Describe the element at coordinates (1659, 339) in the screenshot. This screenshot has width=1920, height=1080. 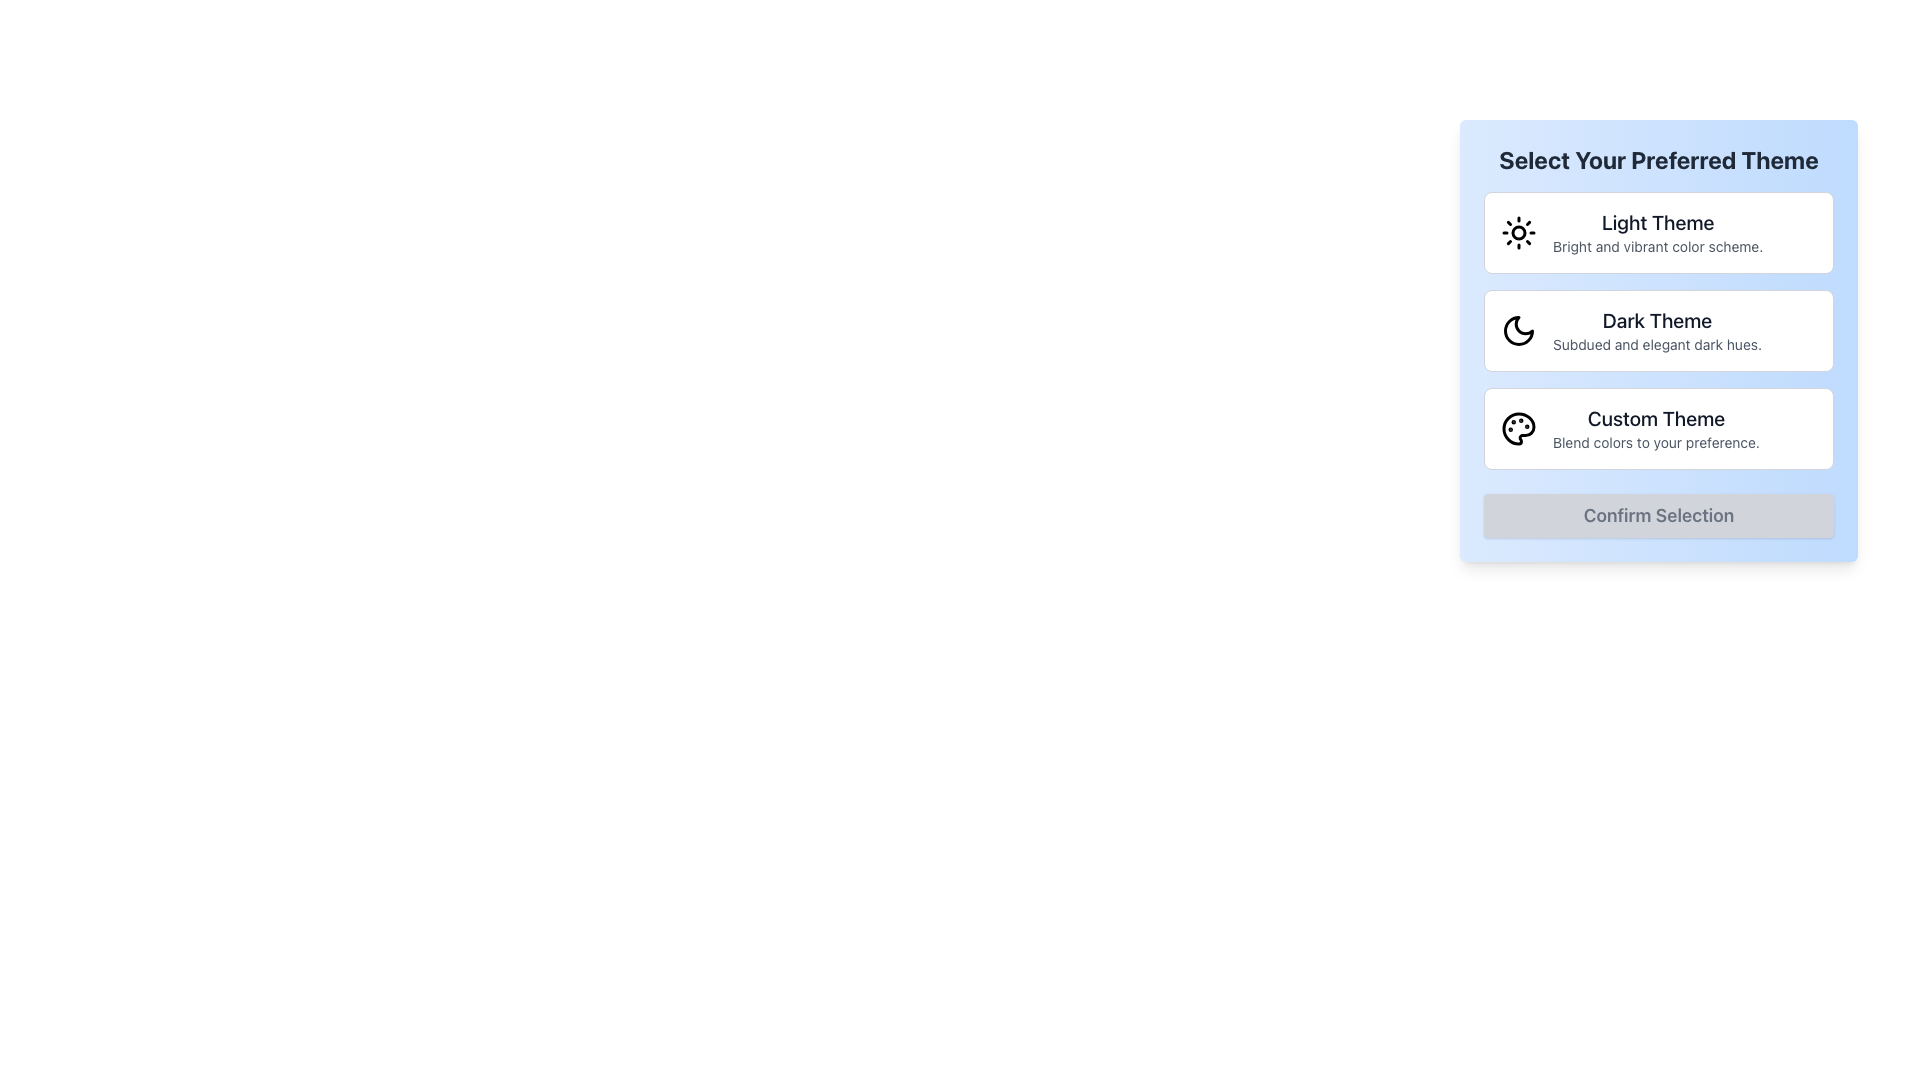
I see `a theme row in the selectable card group` at that location.